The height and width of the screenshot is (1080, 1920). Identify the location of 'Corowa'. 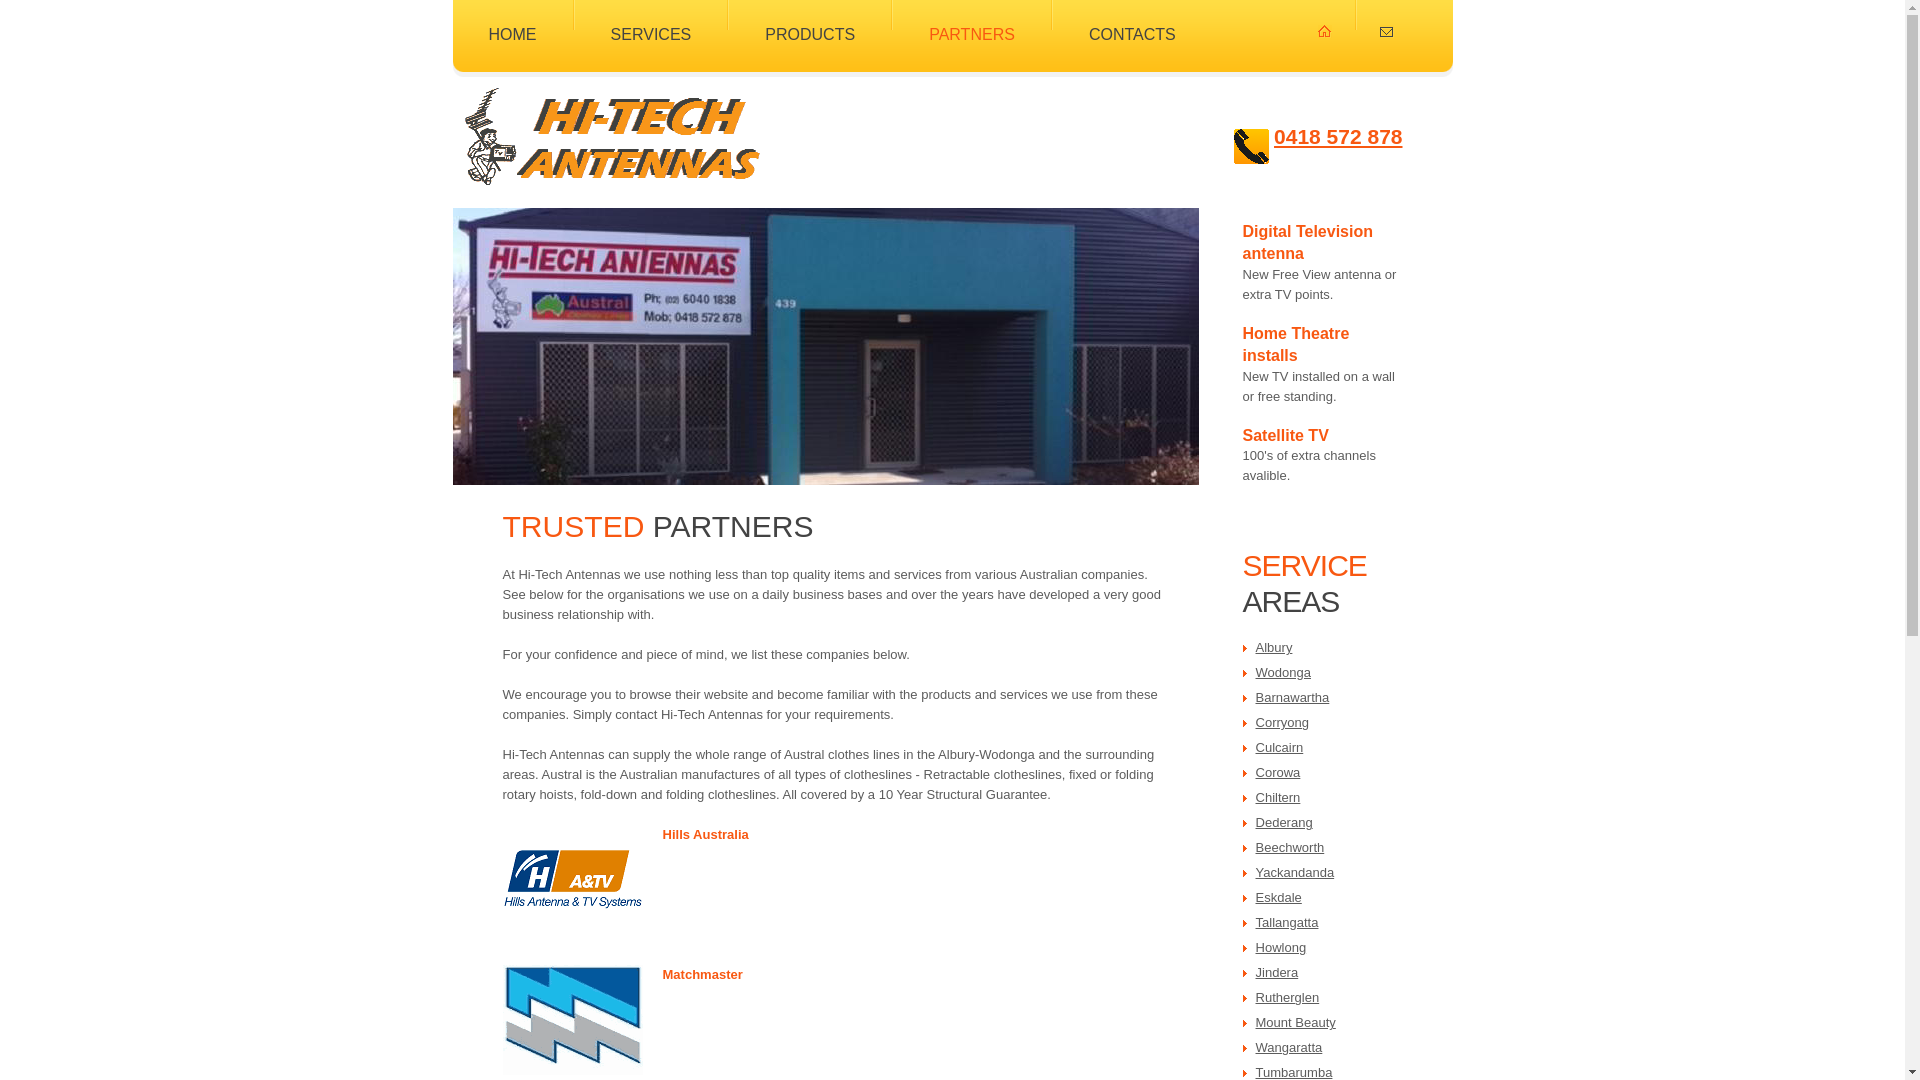
(1277, 771).